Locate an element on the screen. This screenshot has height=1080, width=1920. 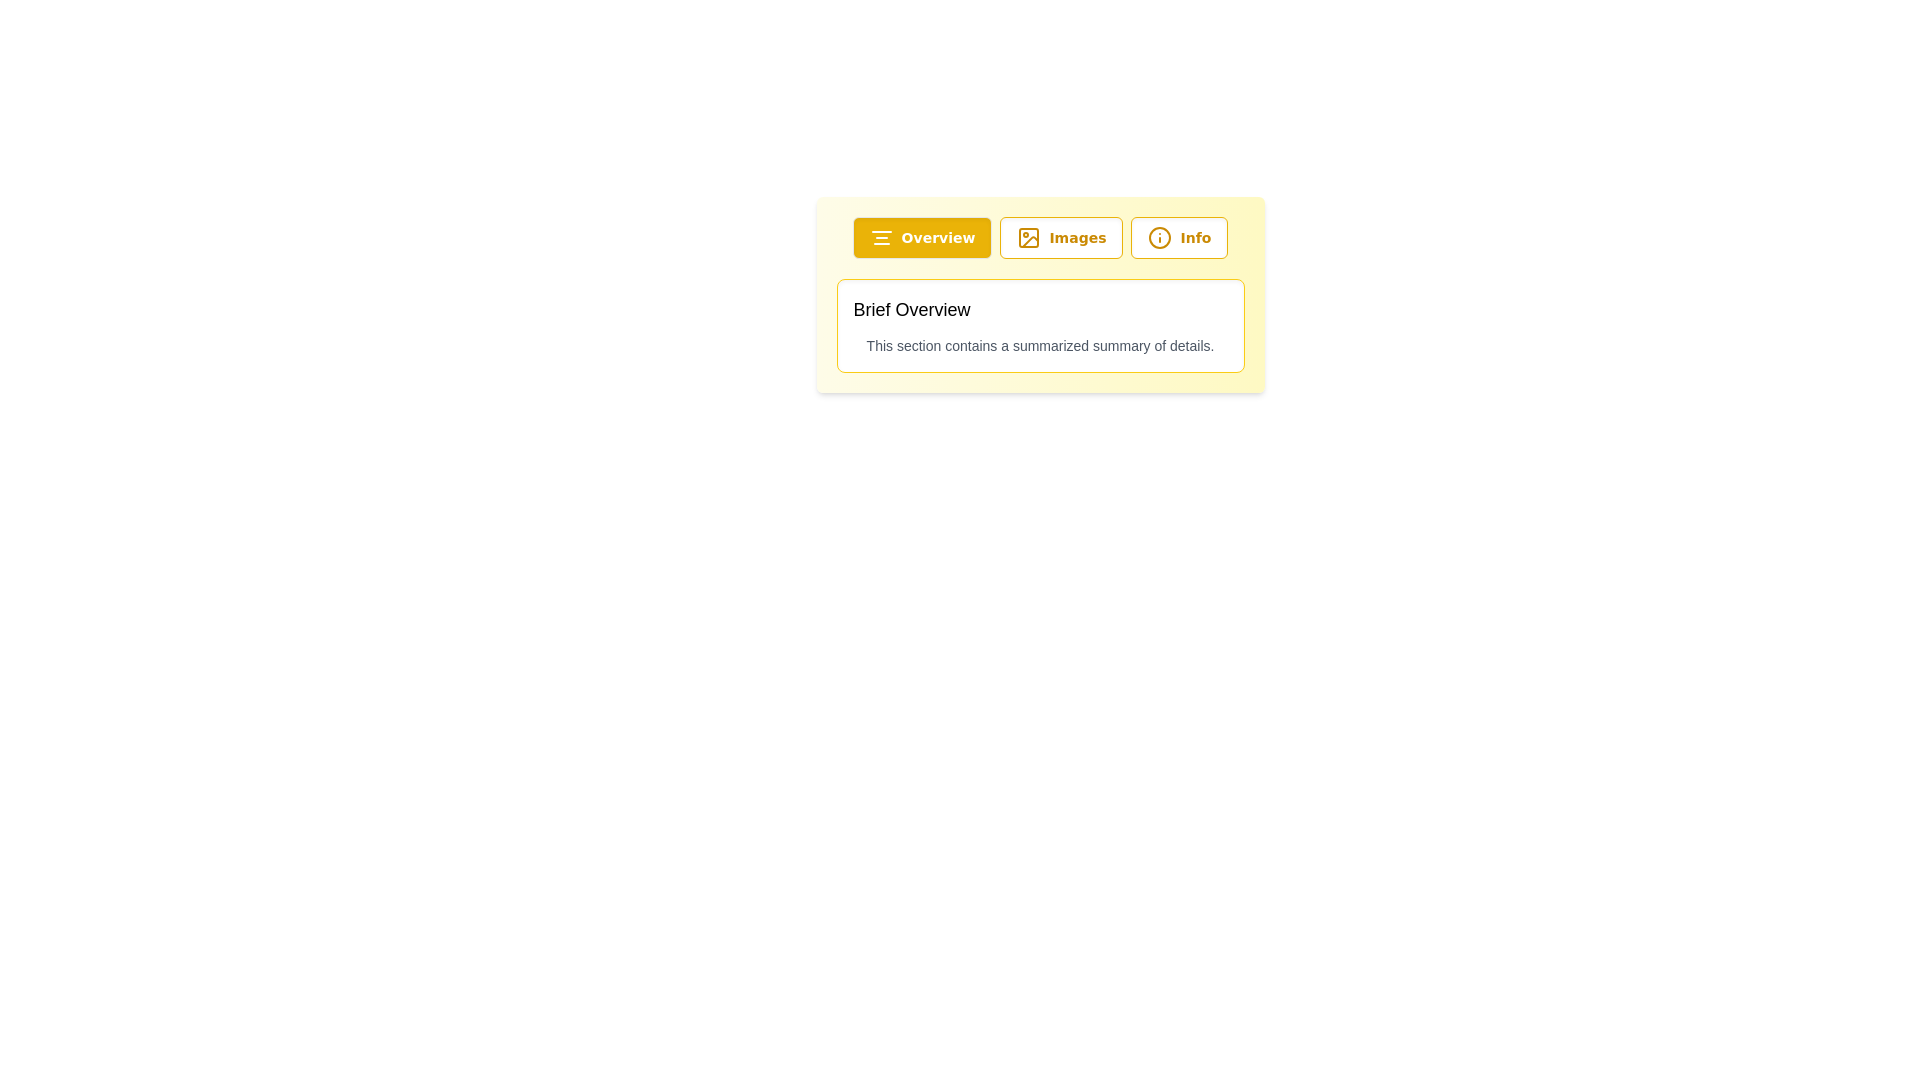
the picture frame icon with a circular detail and diagonal line, which is centrally located within the 'Images' button in the menu row, to trigger visual effects is located at coordinates (1029, 237).